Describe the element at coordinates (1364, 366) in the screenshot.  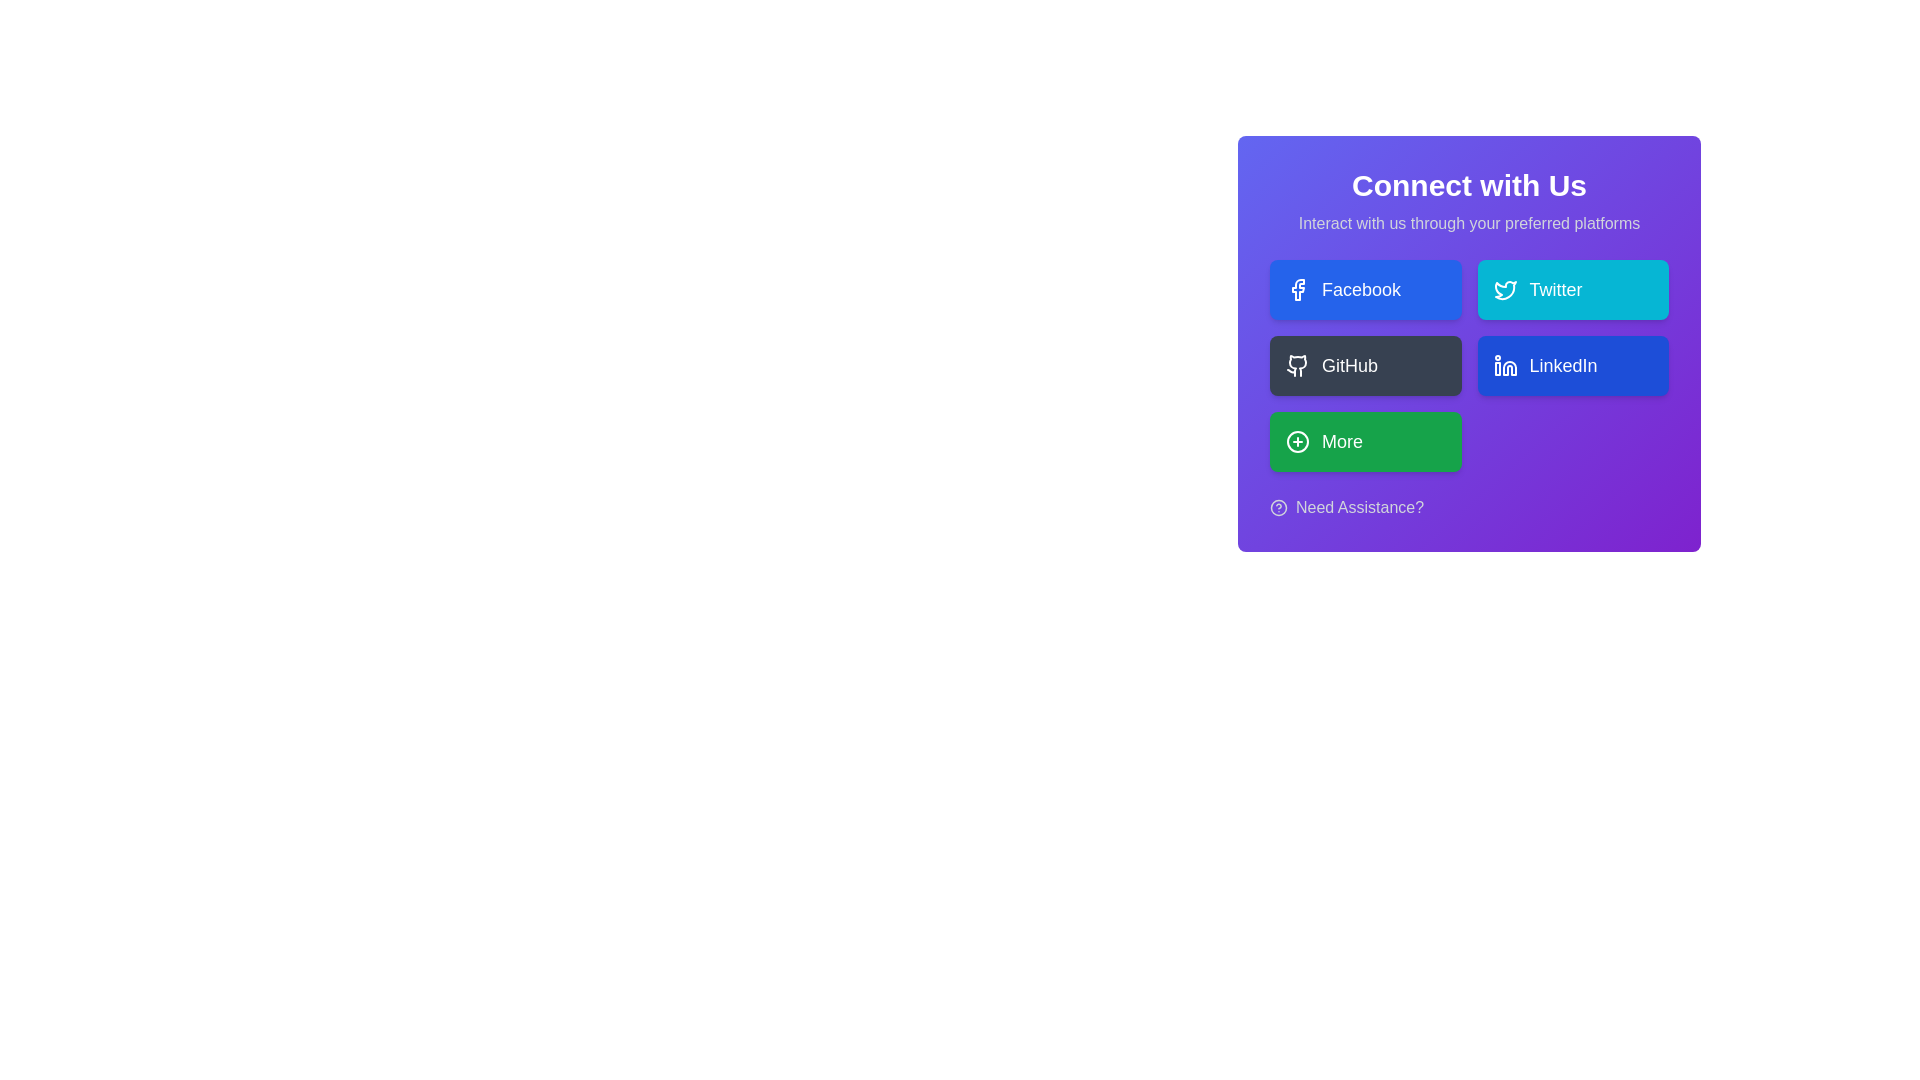
I see `the GitHub button located in the second row and first column of the grid layout` at that location.